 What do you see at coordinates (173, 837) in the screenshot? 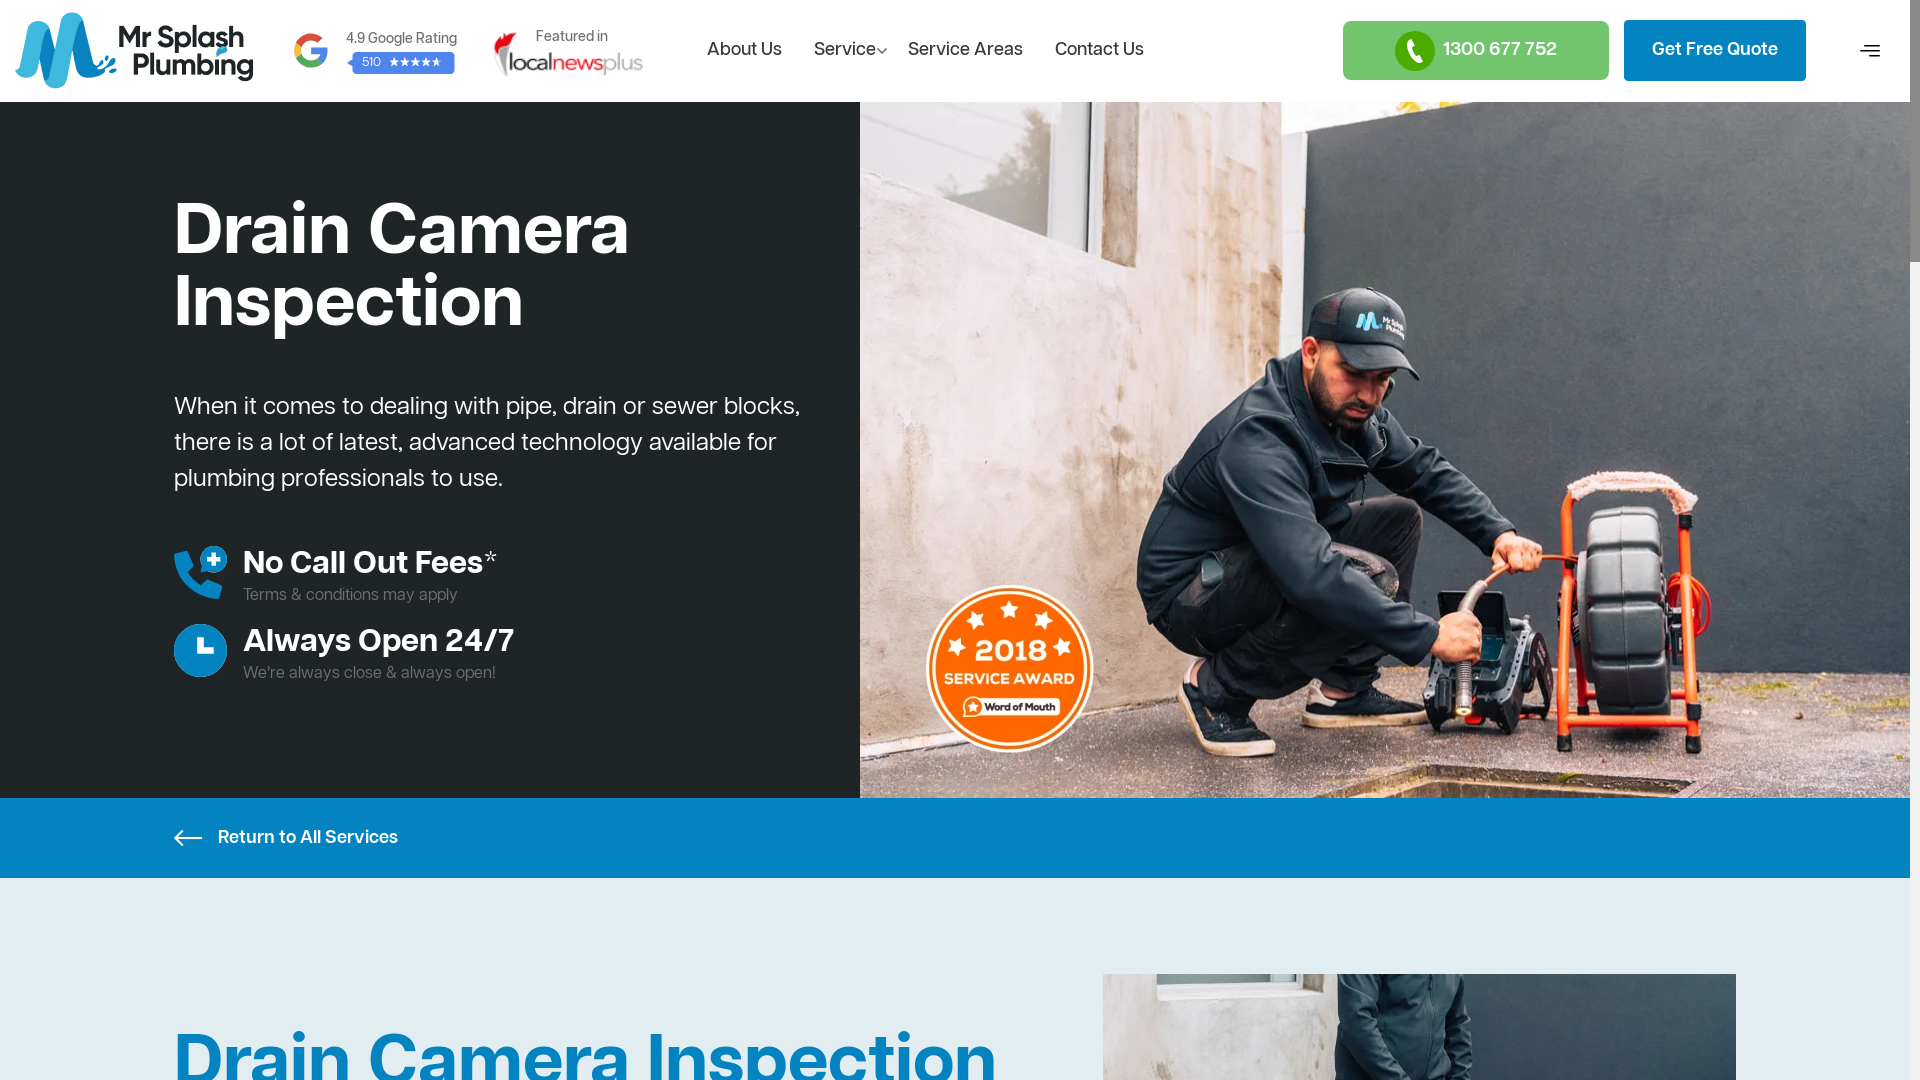
I see `'Return to All Services'` at bounding box center [173, 837].